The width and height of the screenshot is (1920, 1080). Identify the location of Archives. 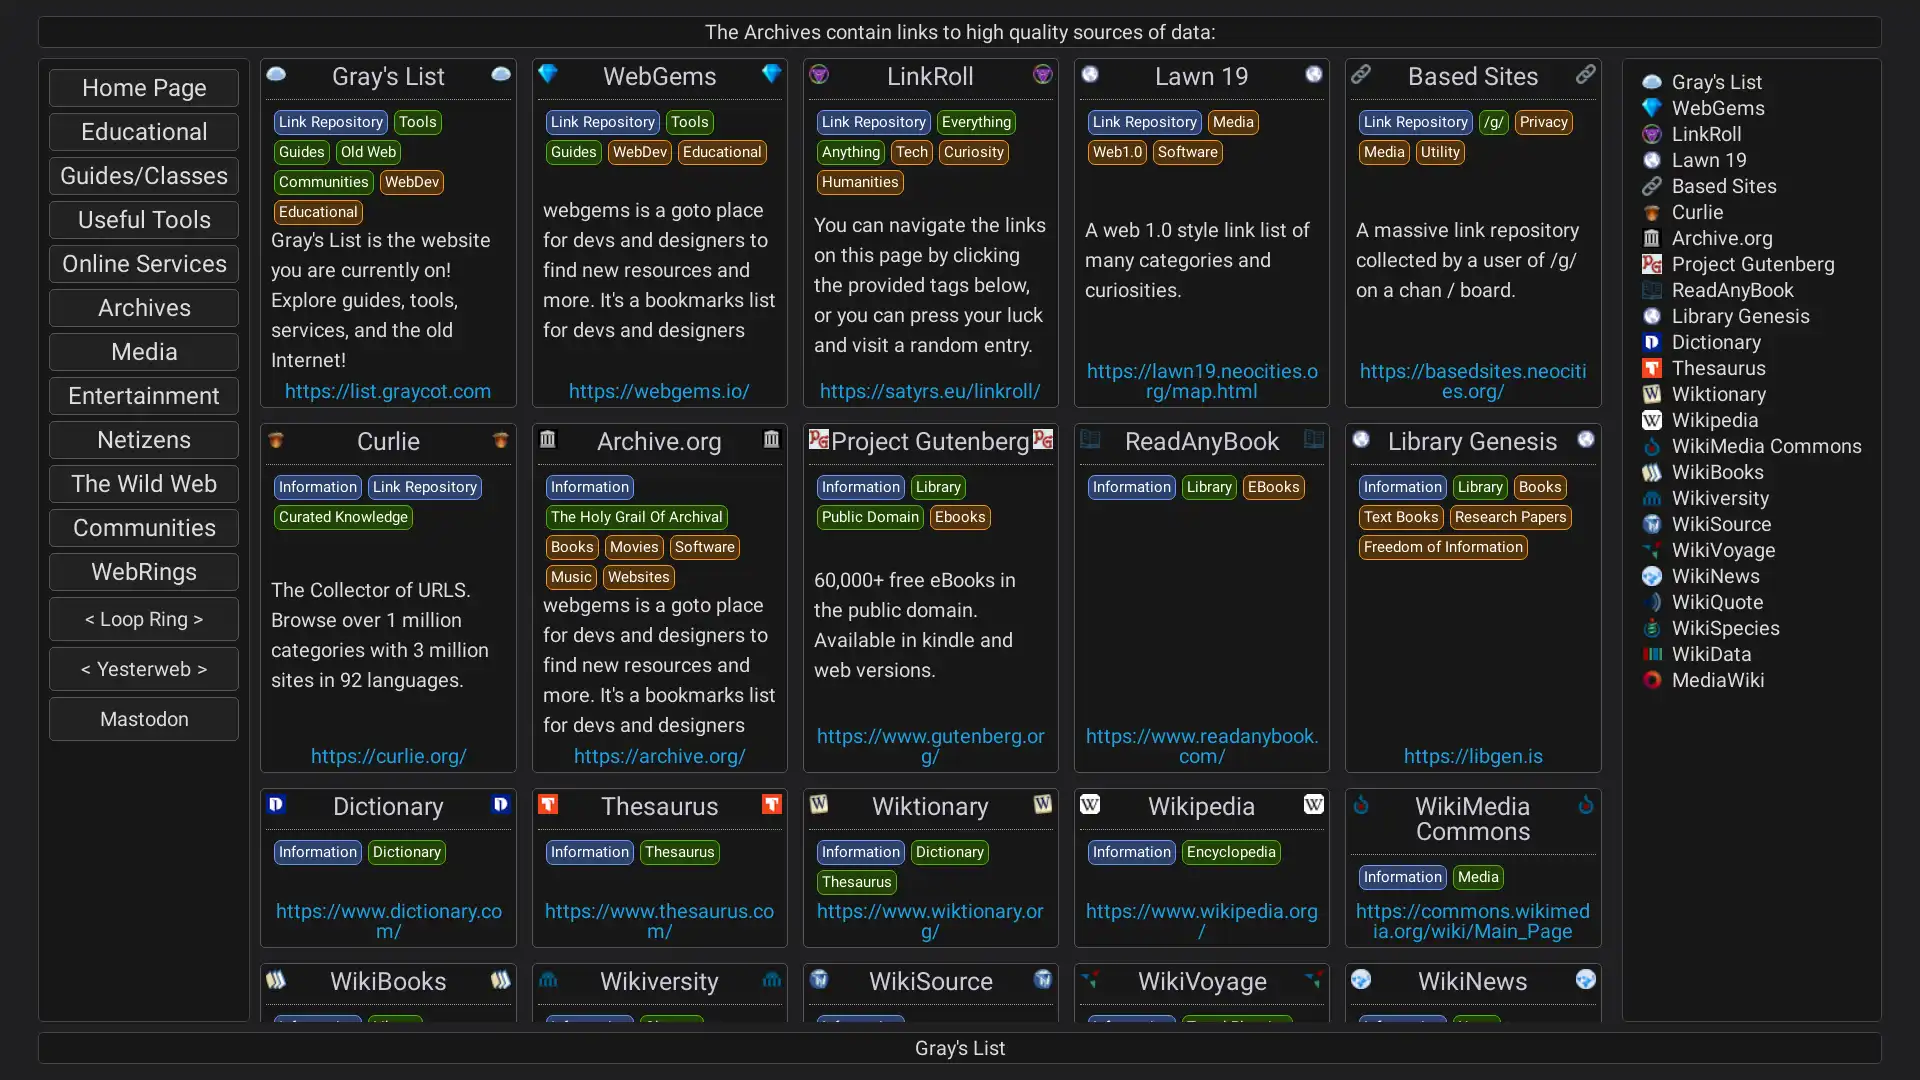
(143, 308).